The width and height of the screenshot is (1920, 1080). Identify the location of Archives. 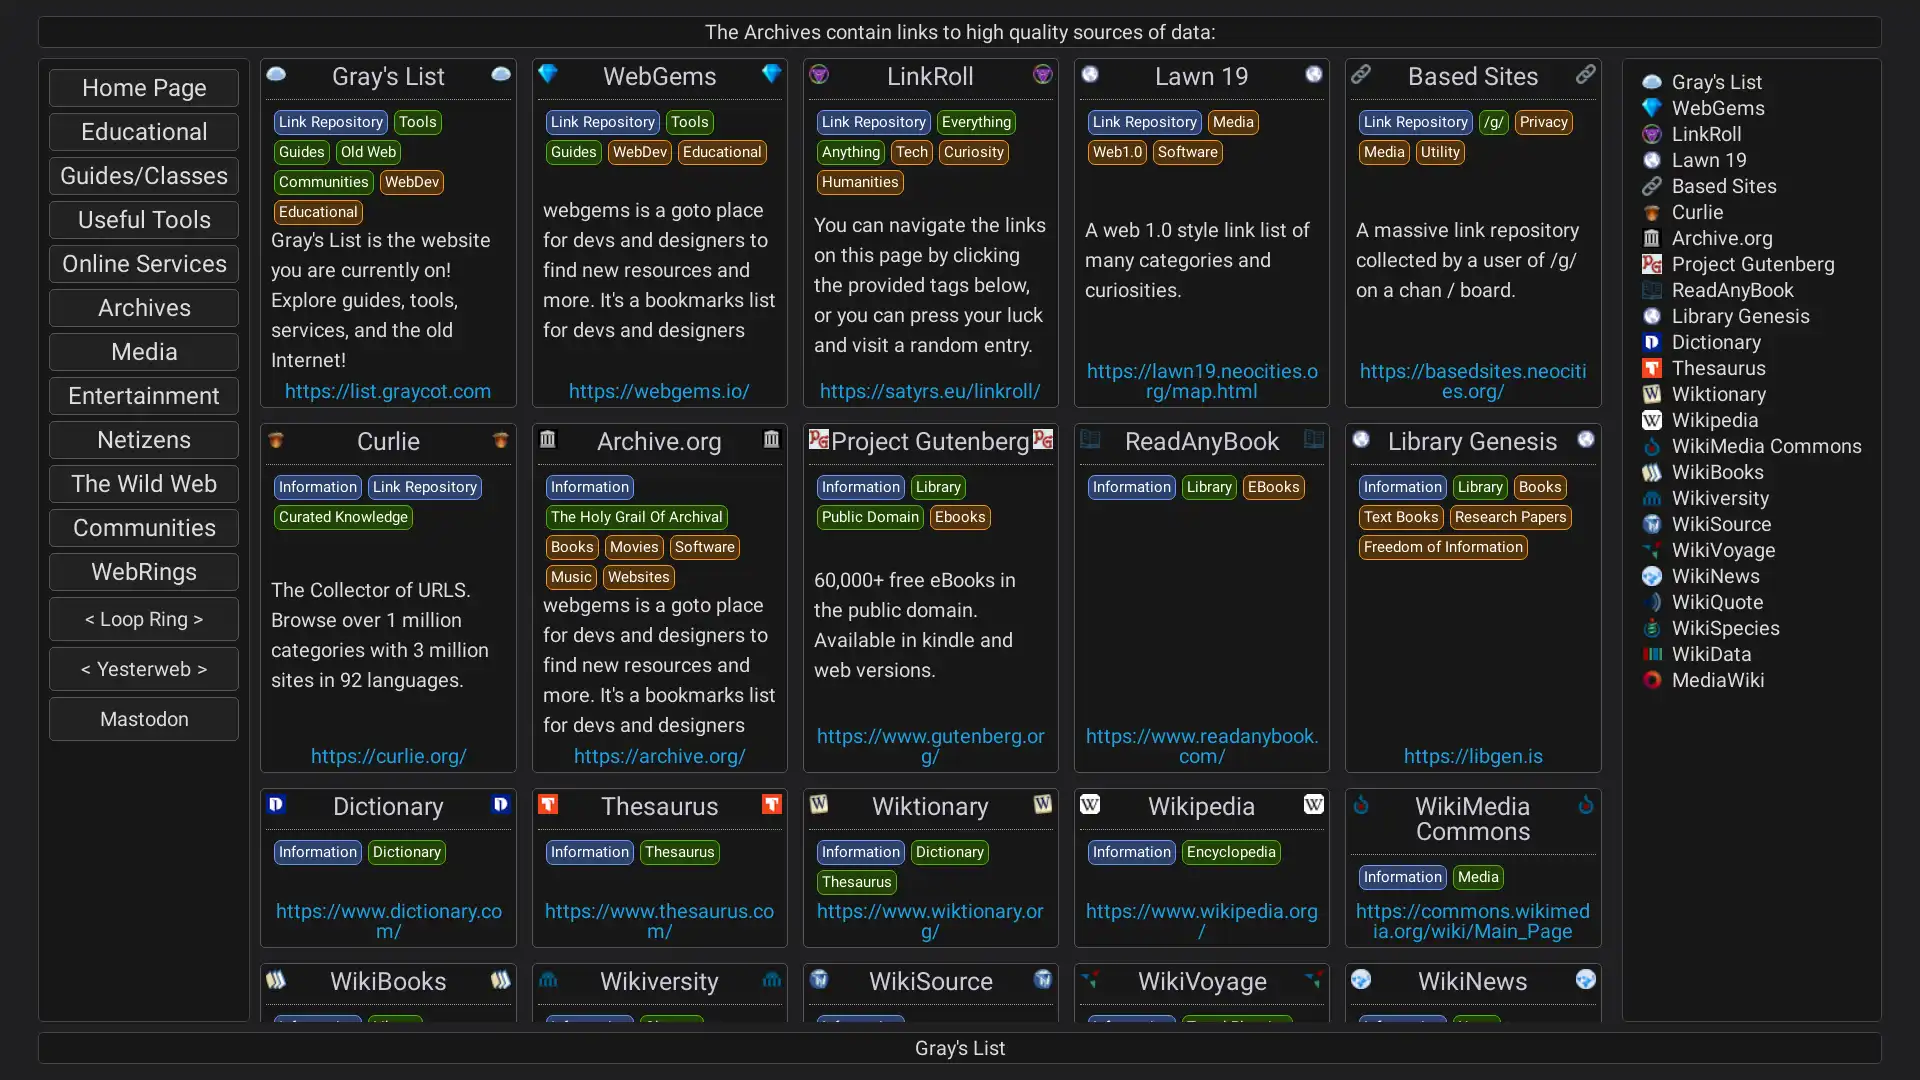
(143, 308).